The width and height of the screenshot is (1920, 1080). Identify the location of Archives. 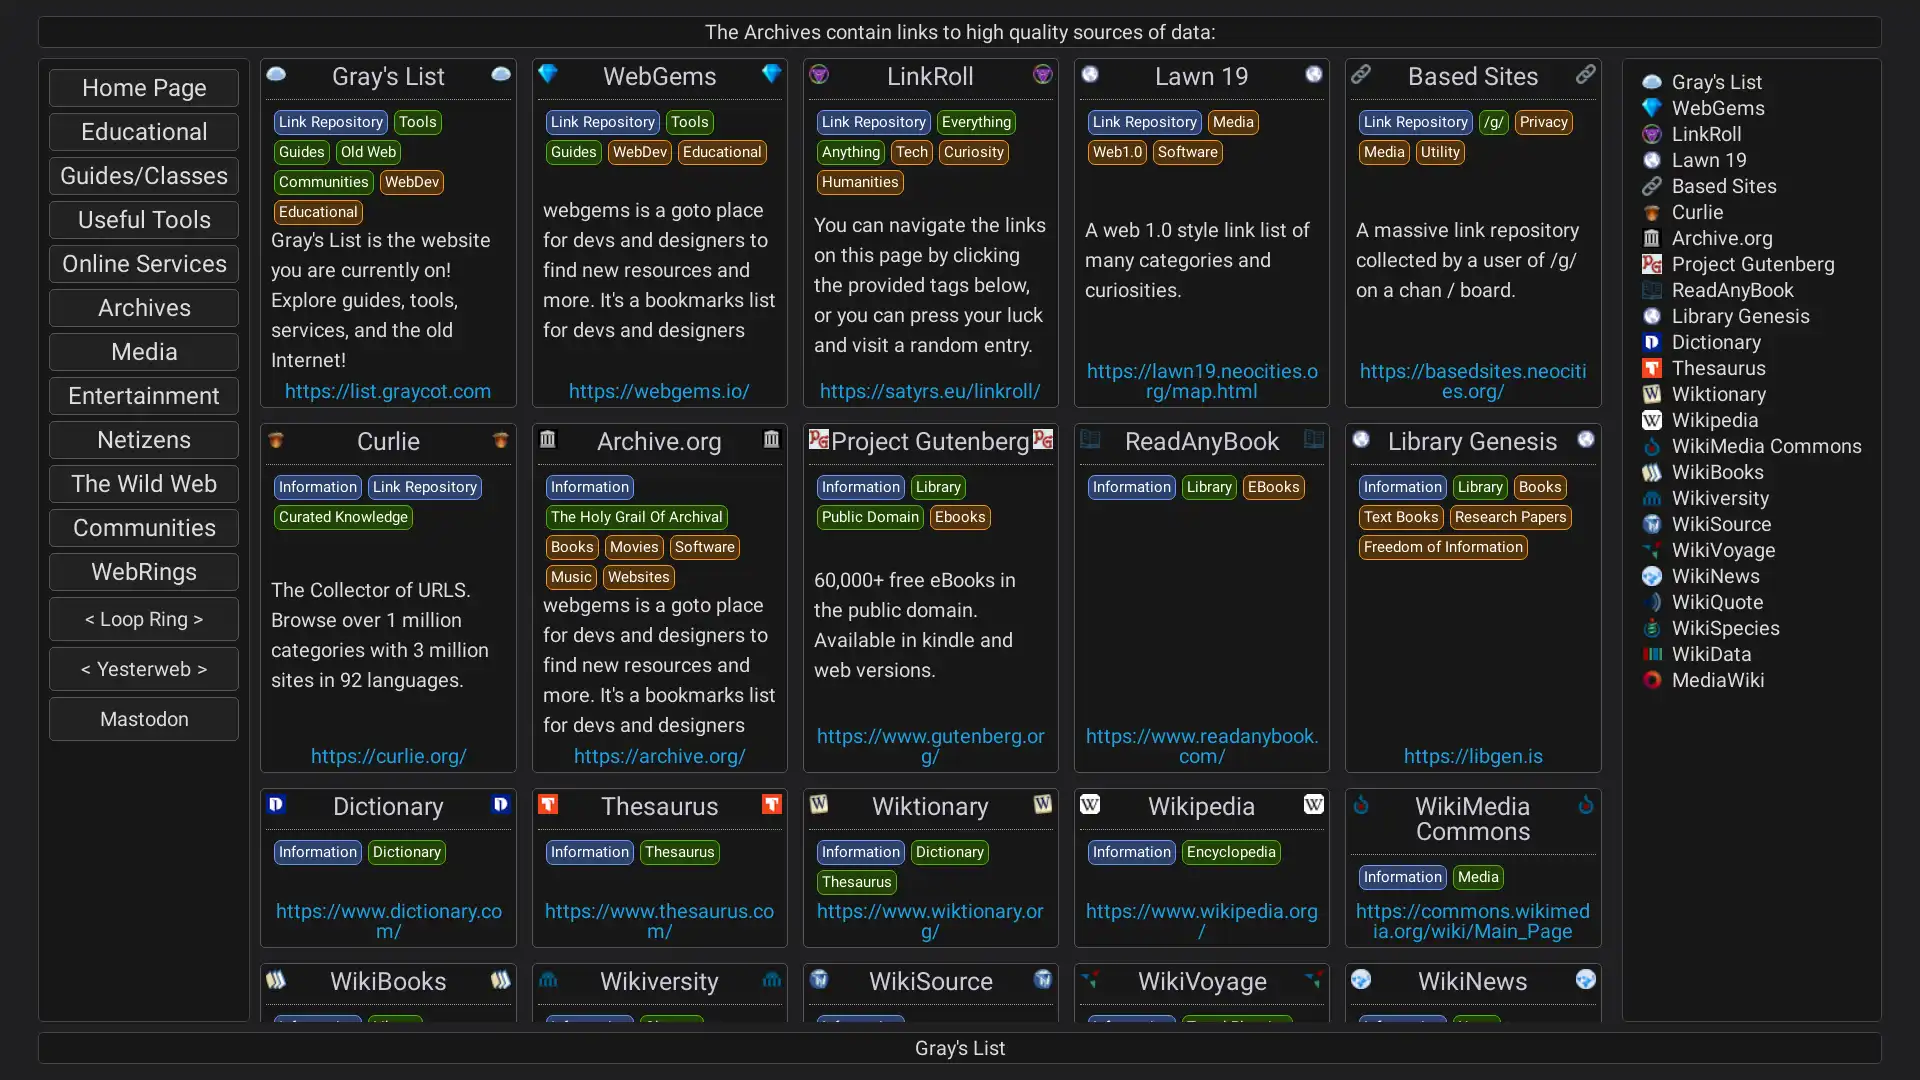
(143, 308).